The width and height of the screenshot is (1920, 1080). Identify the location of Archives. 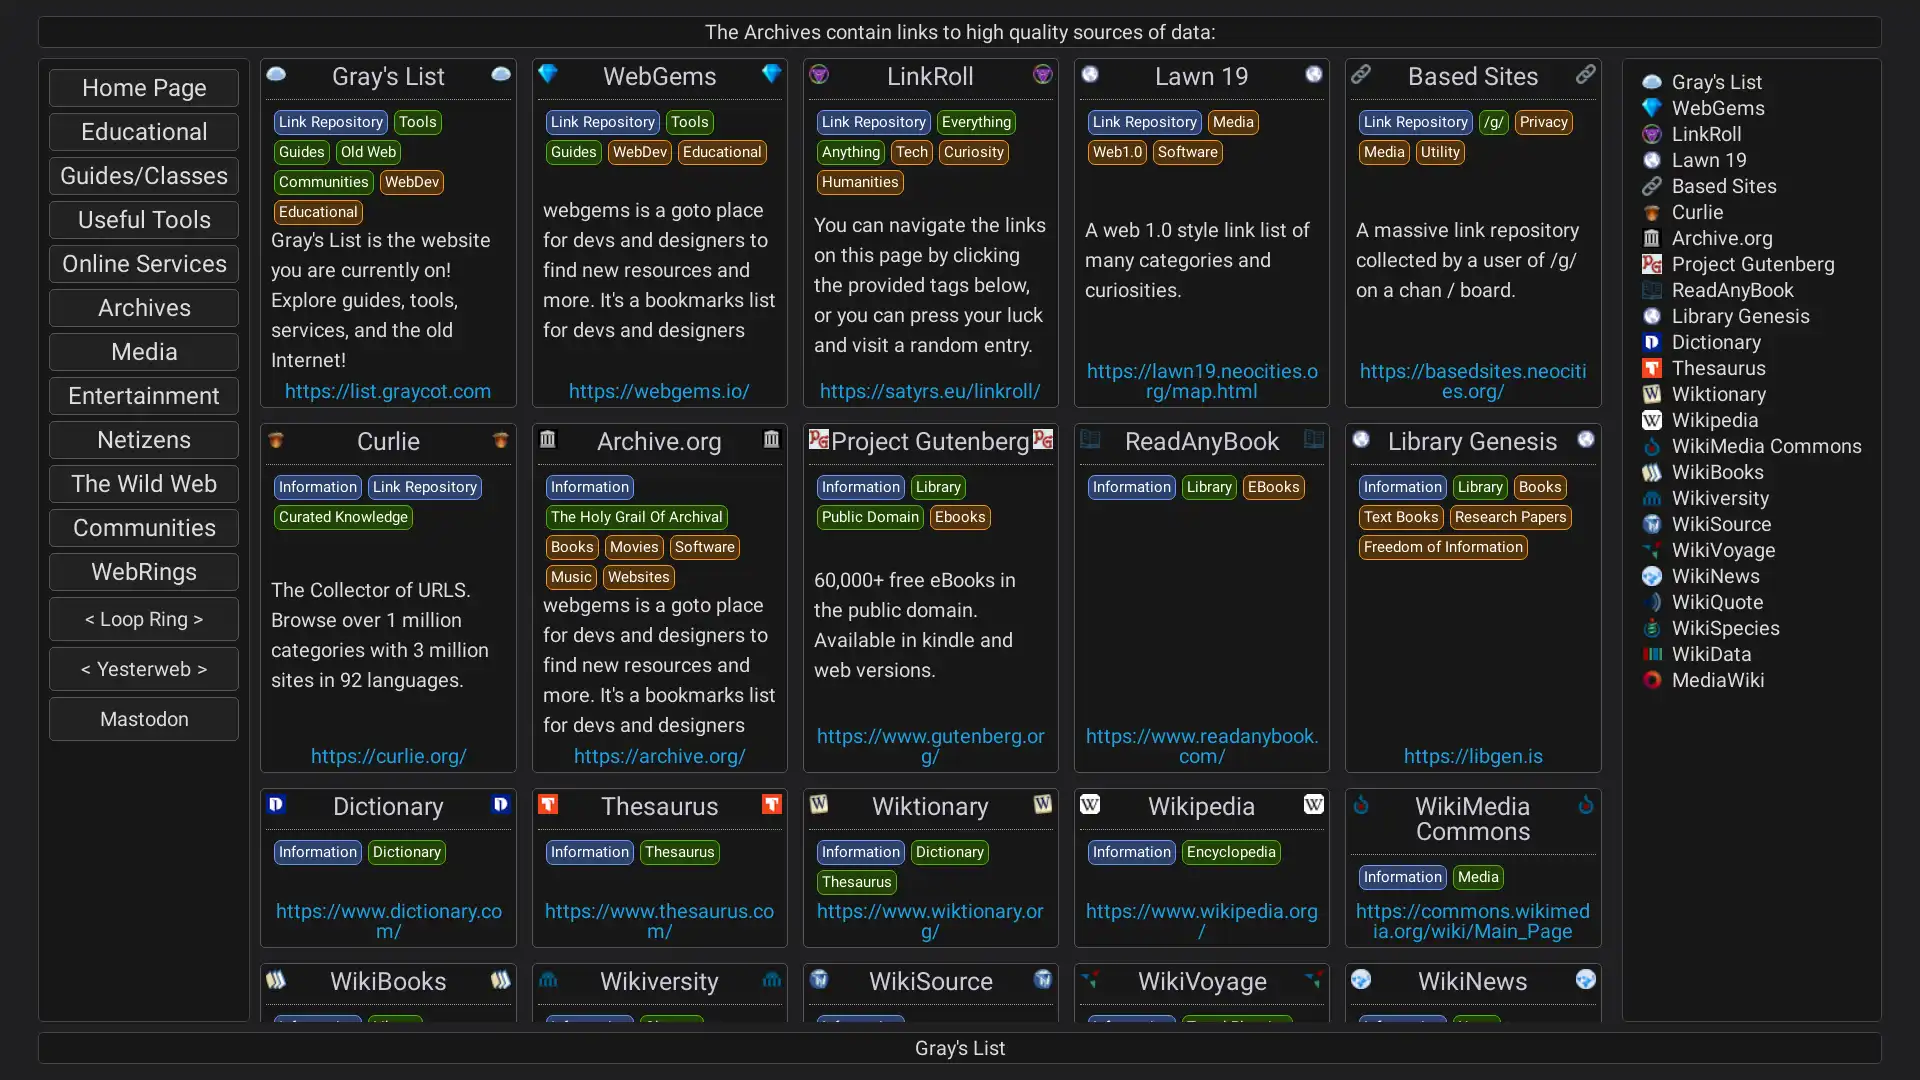
(143, 308).